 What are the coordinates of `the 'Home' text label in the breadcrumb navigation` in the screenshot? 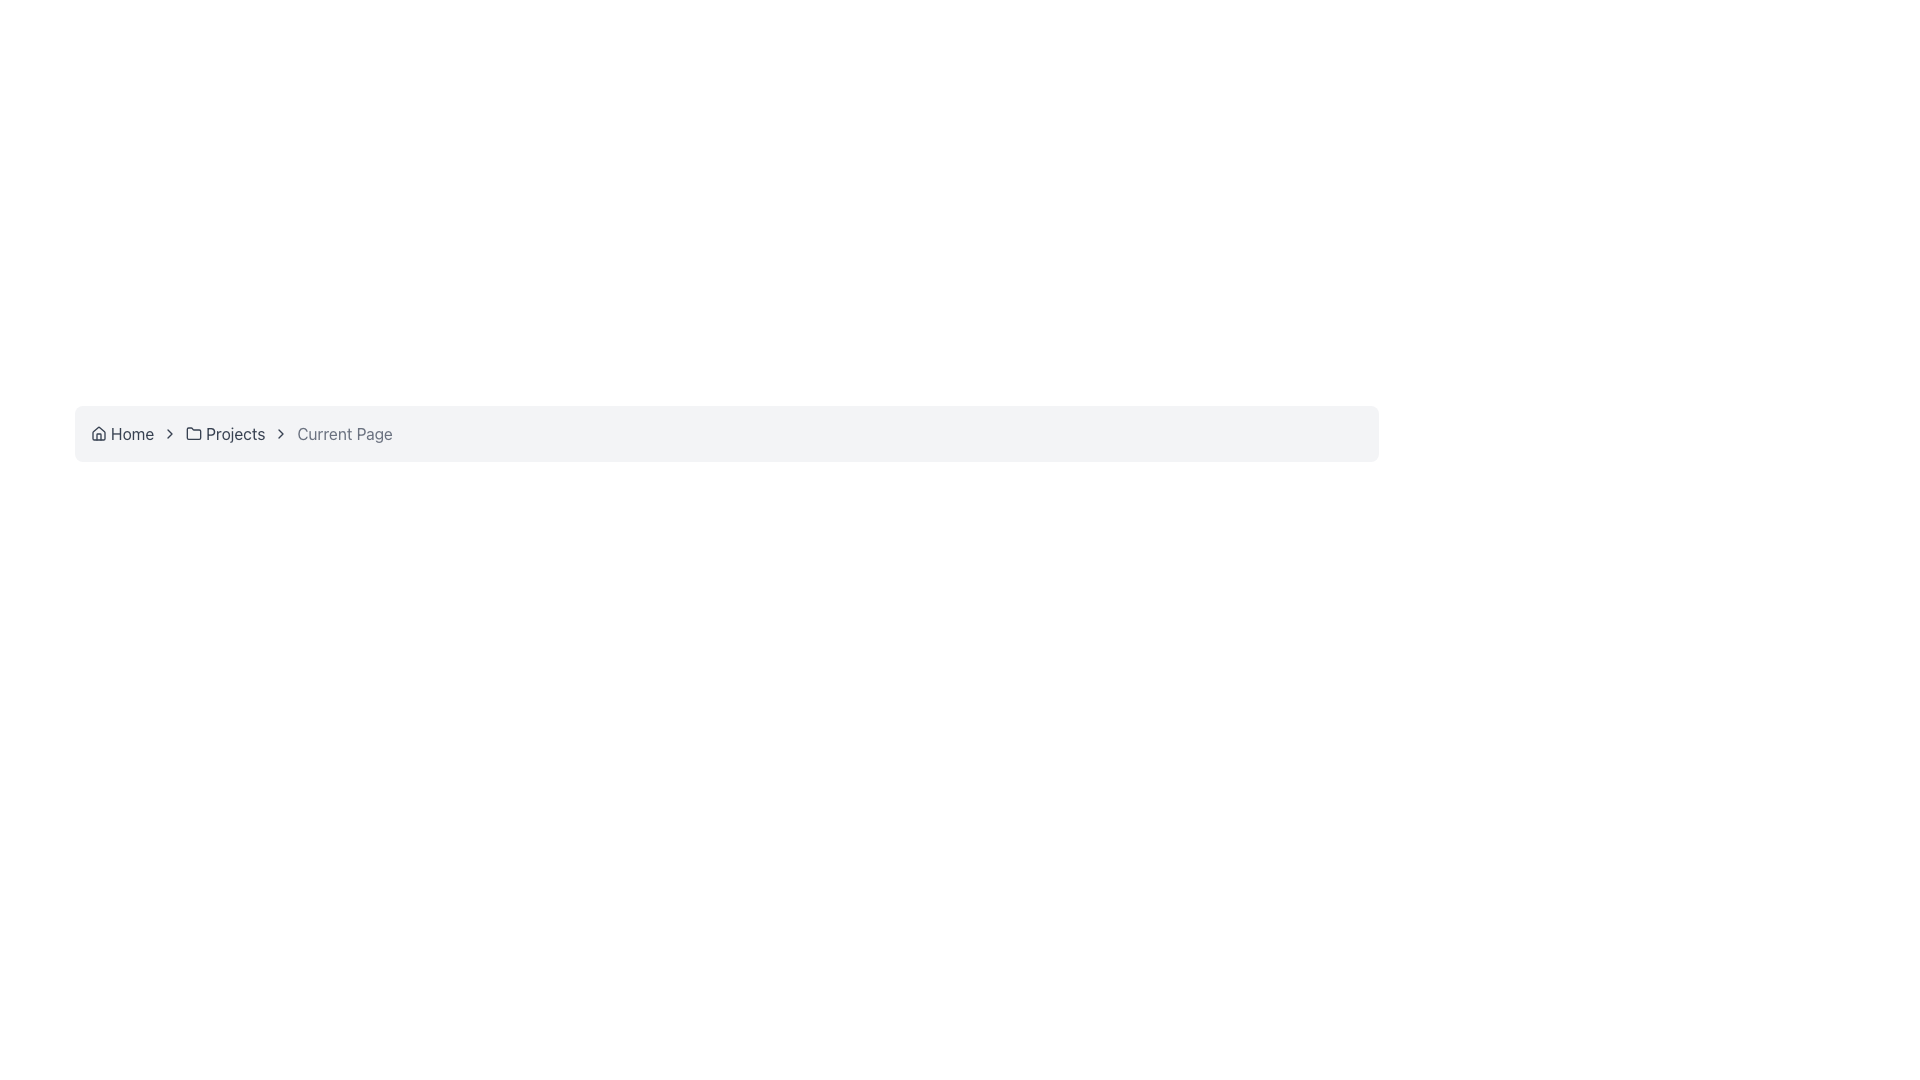 It's located at (131, 433).